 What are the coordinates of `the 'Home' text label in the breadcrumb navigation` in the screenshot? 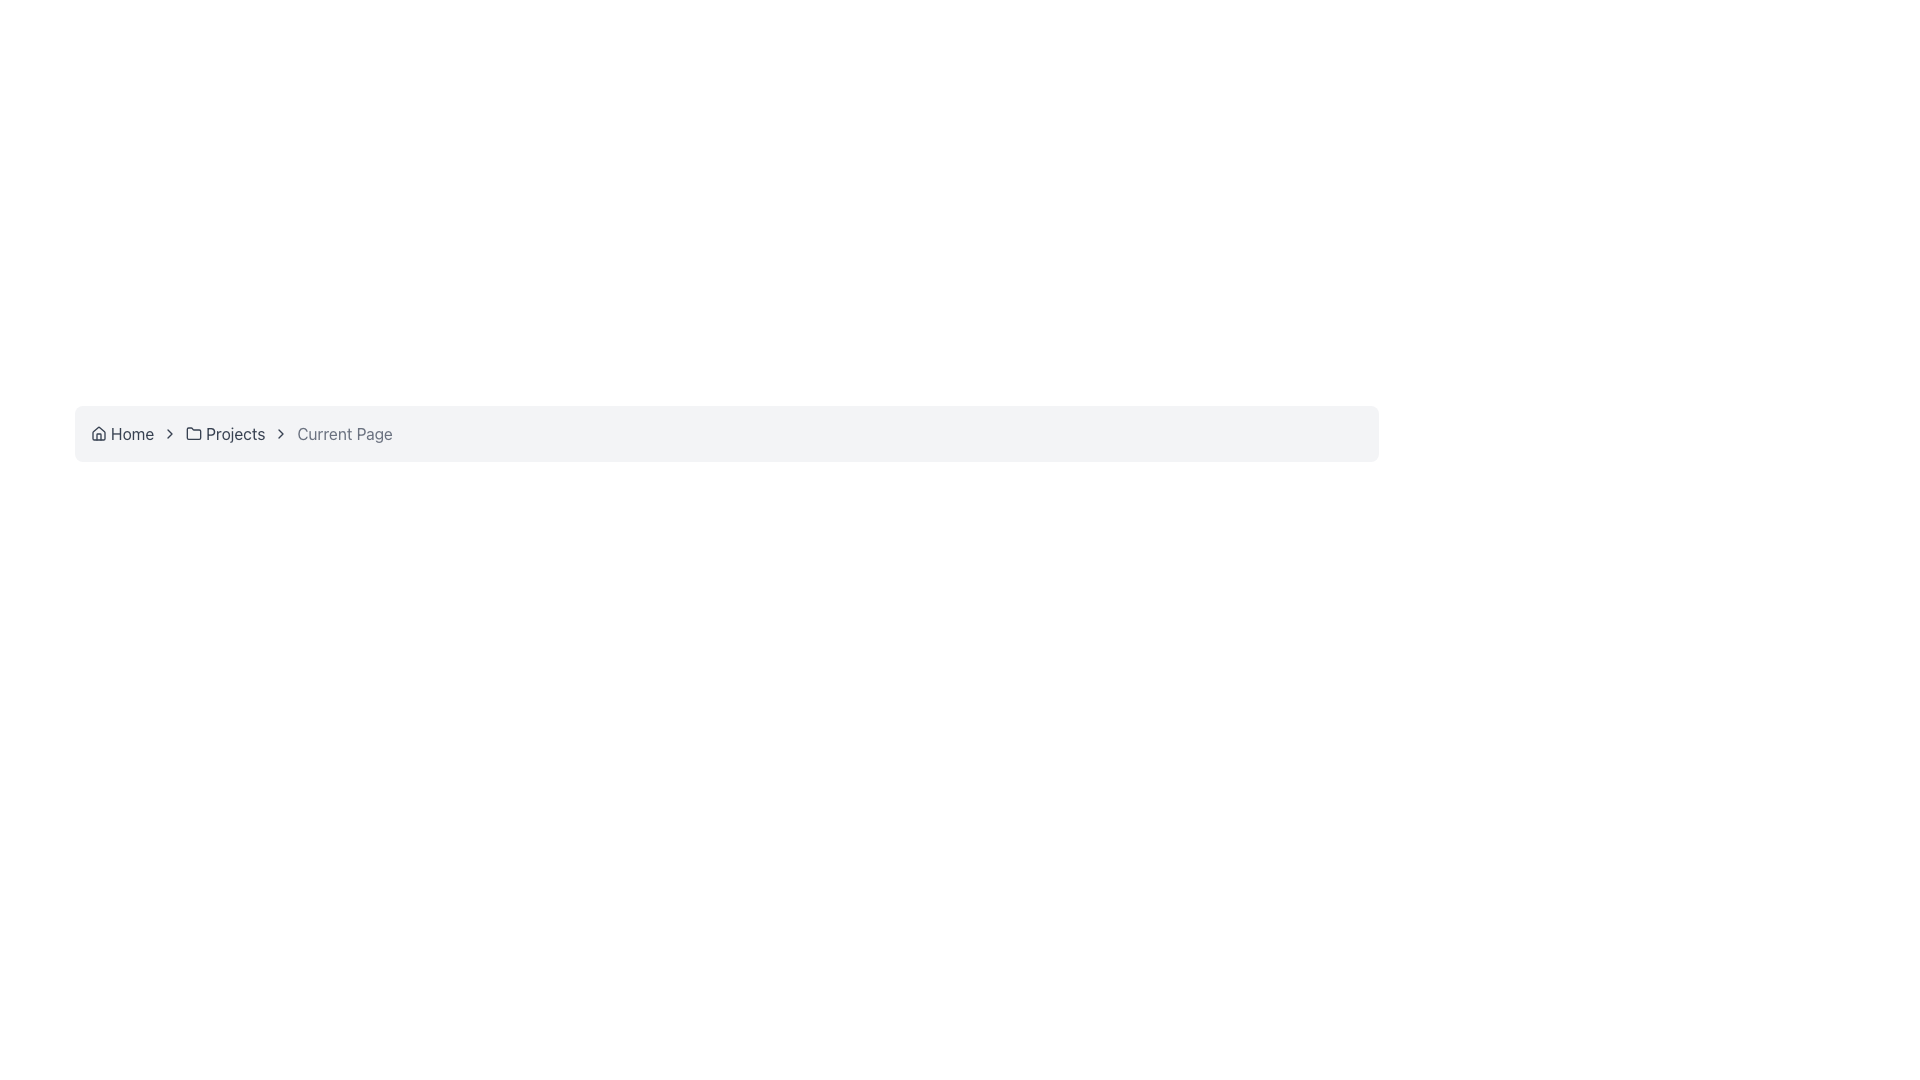 It's located at (131, 433).